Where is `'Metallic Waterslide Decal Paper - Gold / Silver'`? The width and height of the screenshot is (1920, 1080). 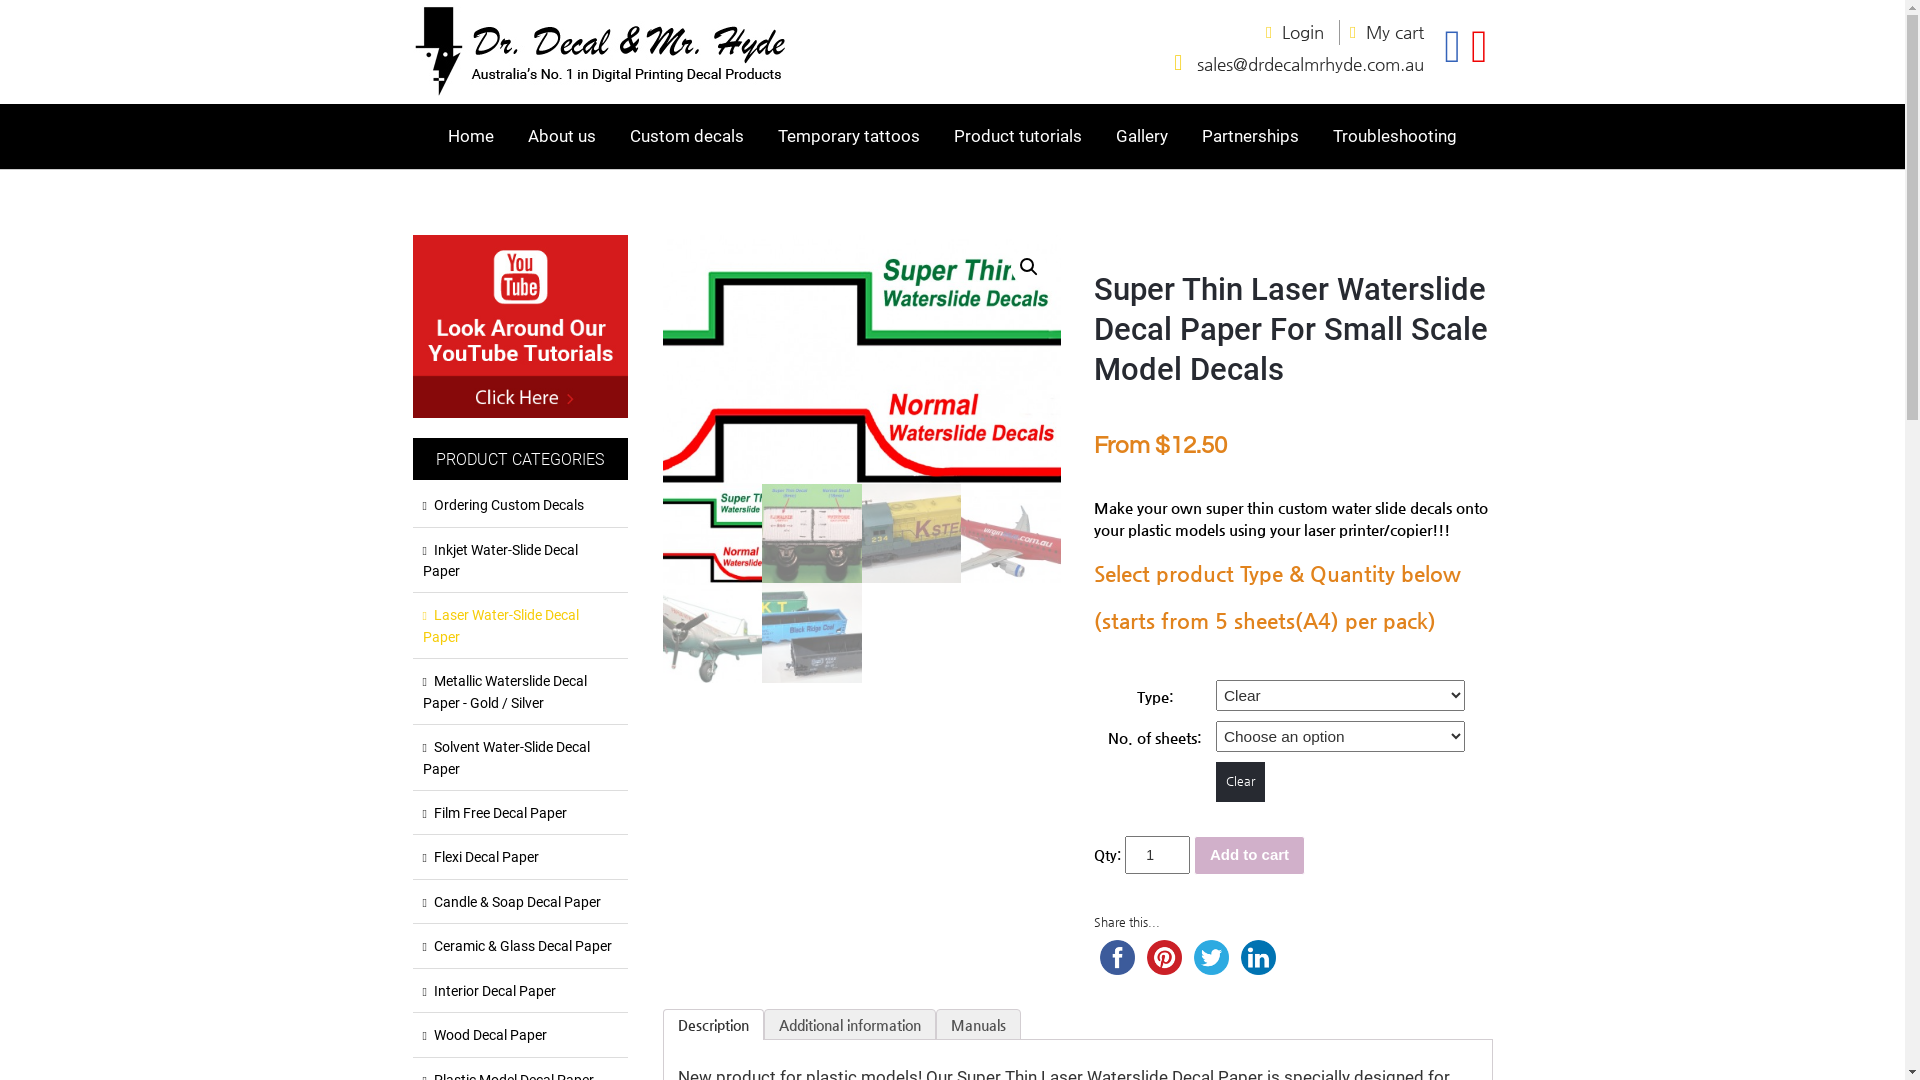 'Metallic Waterslide Decal Paper - Gold / Silver' is located at coordinates (519, 691).